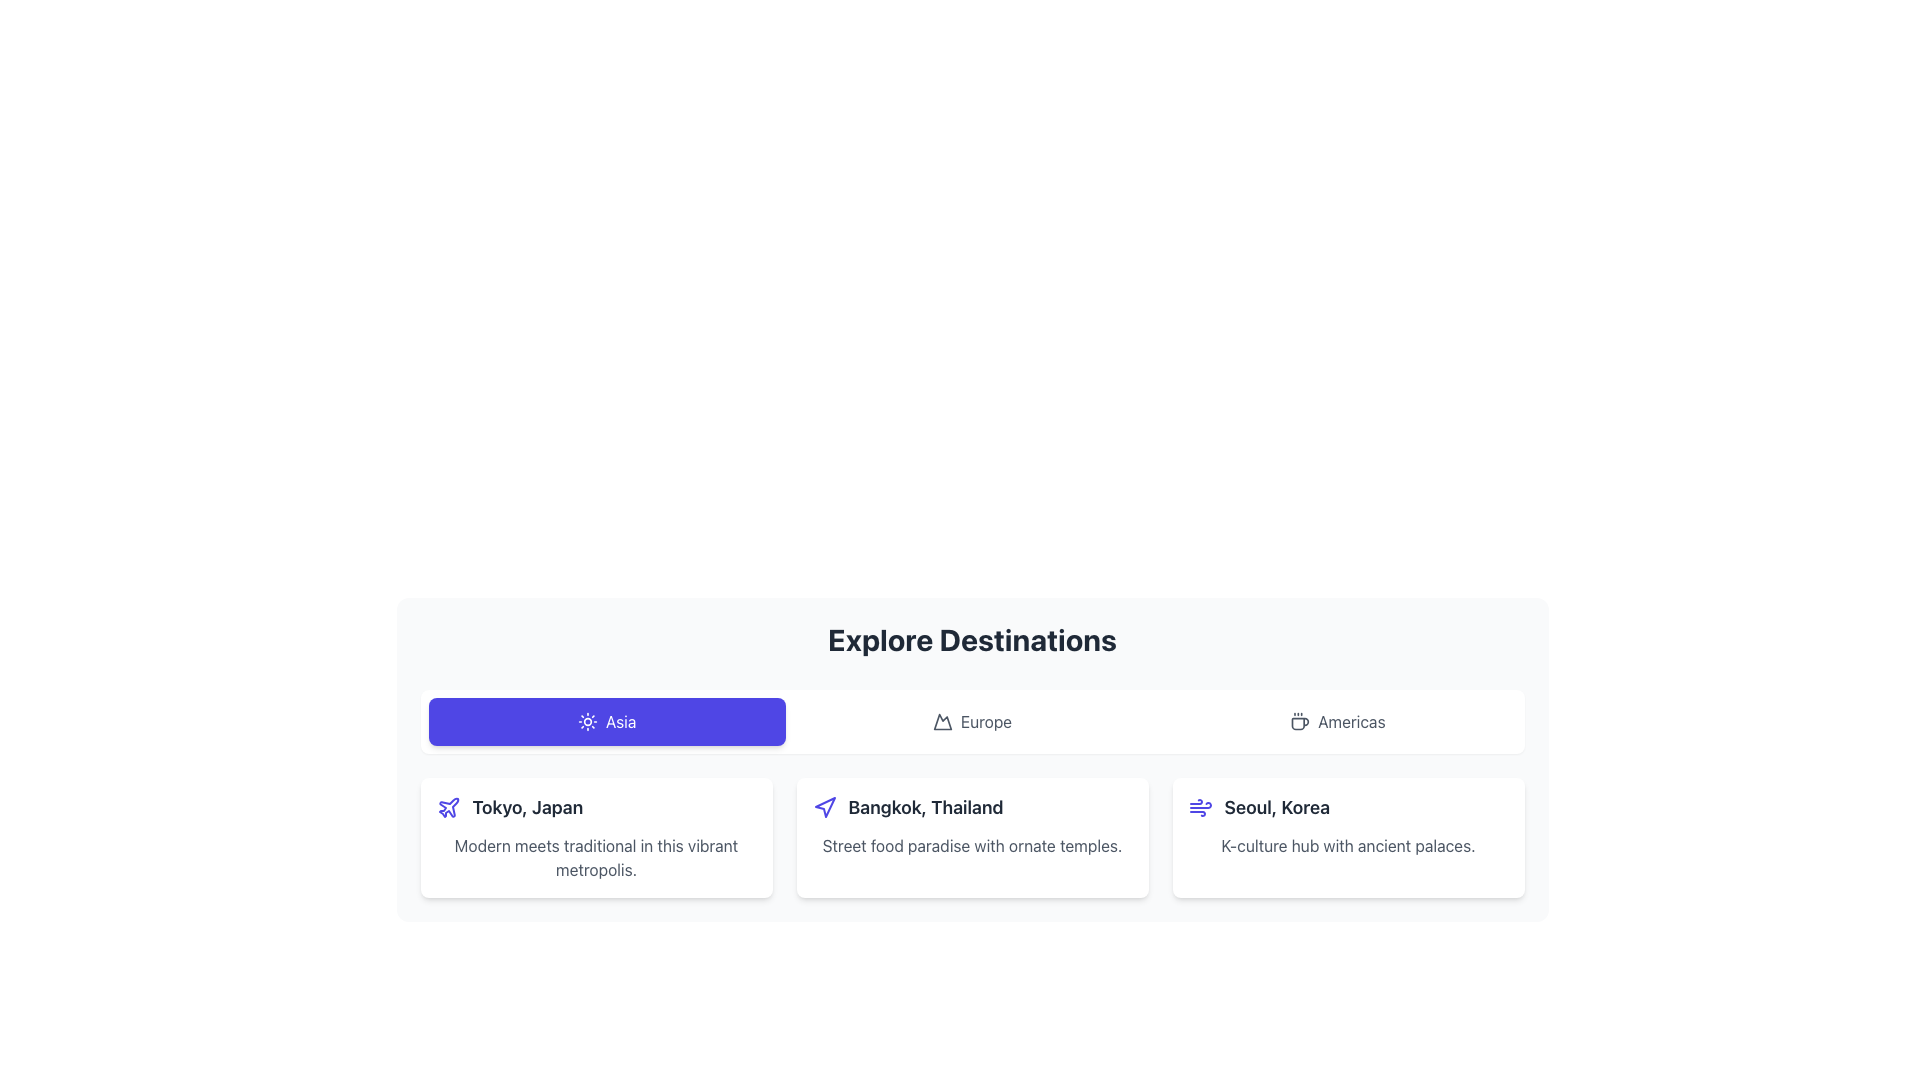 This screenshot has width=1920, height=1080. What do you see at coordinates (986, 721) in the screenshot?
I see `the text label displaying 'Europe', which is centrally aligned and accompanied by a mountain icon on its left, for contextual information` at bounding box center [986, 721].